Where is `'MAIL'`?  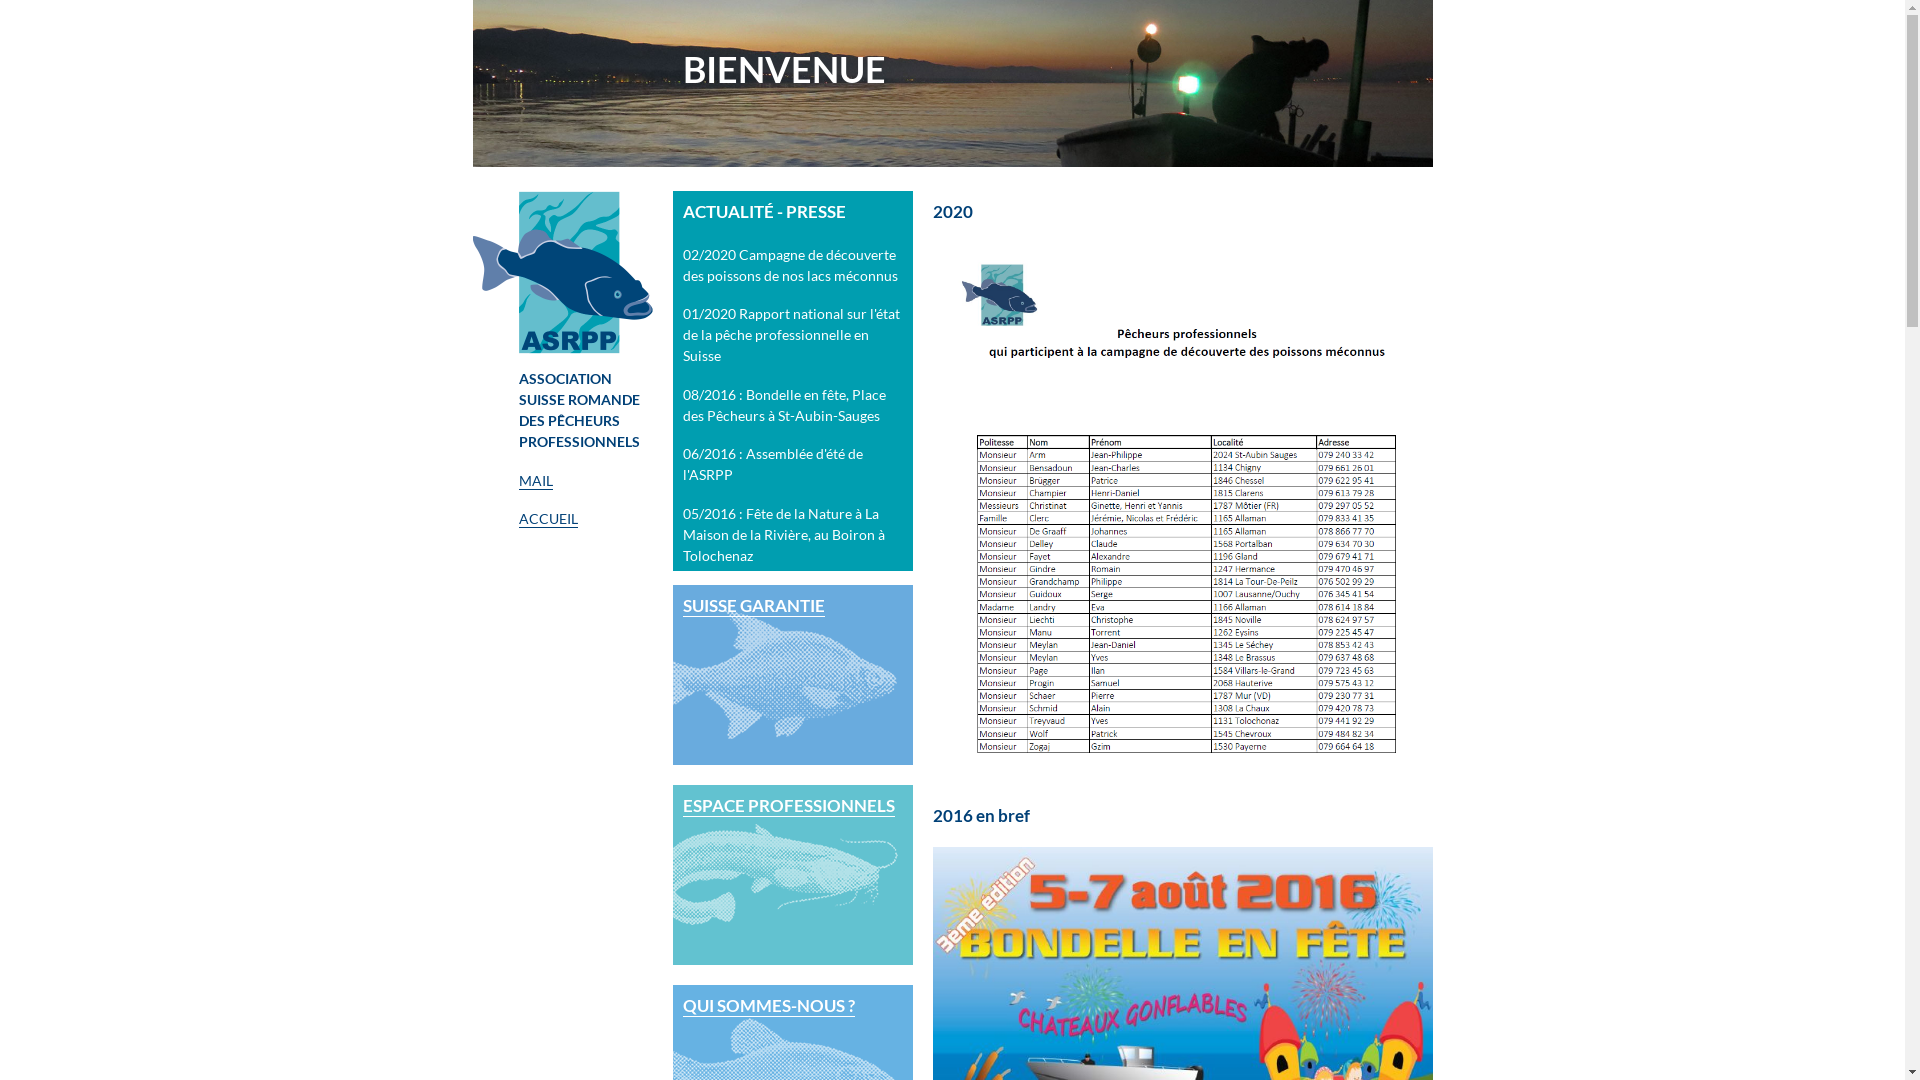 'MAIL' is located at coordinates (534, 481).